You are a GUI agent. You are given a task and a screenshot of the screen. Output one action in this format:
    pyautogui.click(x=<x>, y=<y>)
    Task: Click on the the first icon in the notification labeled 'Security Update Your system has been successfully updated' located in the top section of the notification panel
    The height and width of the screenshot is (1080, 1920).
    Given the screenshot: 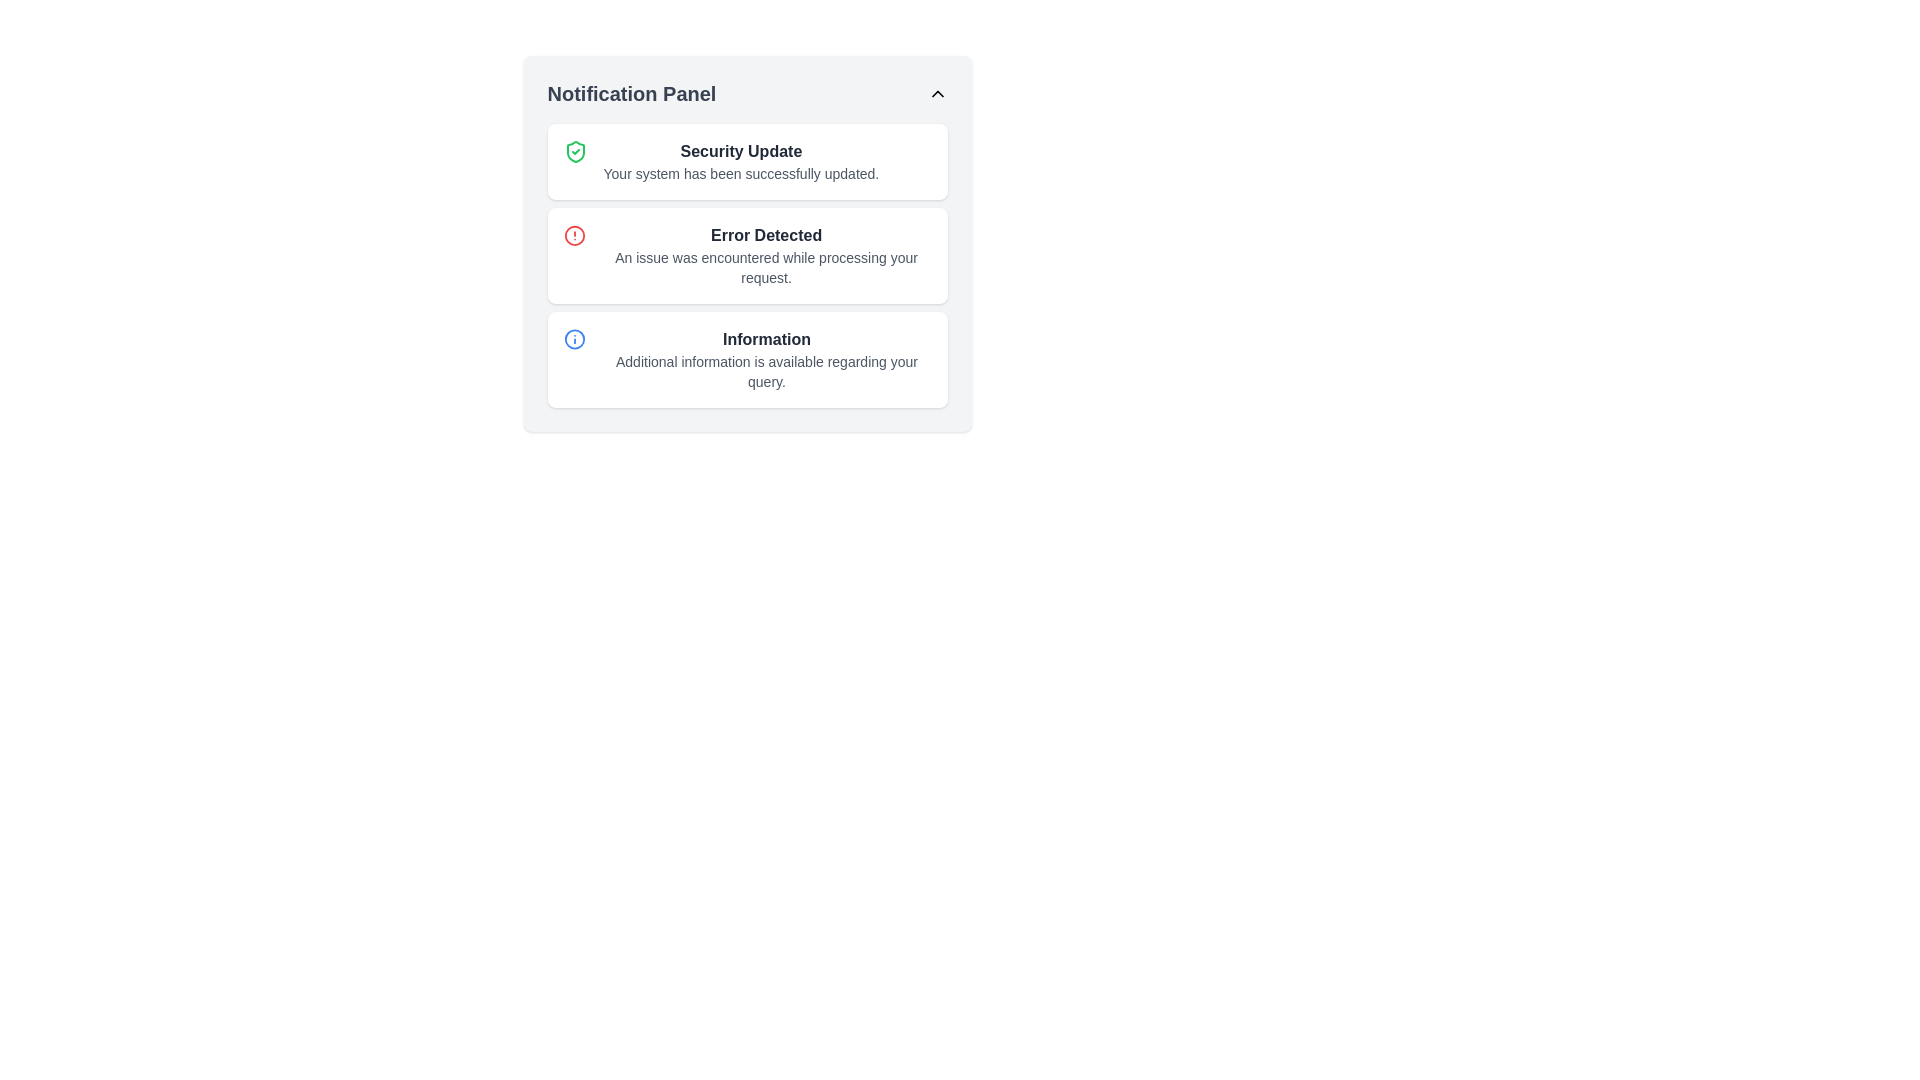 What is the action you would take?
    pyautogui.click(x=574, y=150)
    